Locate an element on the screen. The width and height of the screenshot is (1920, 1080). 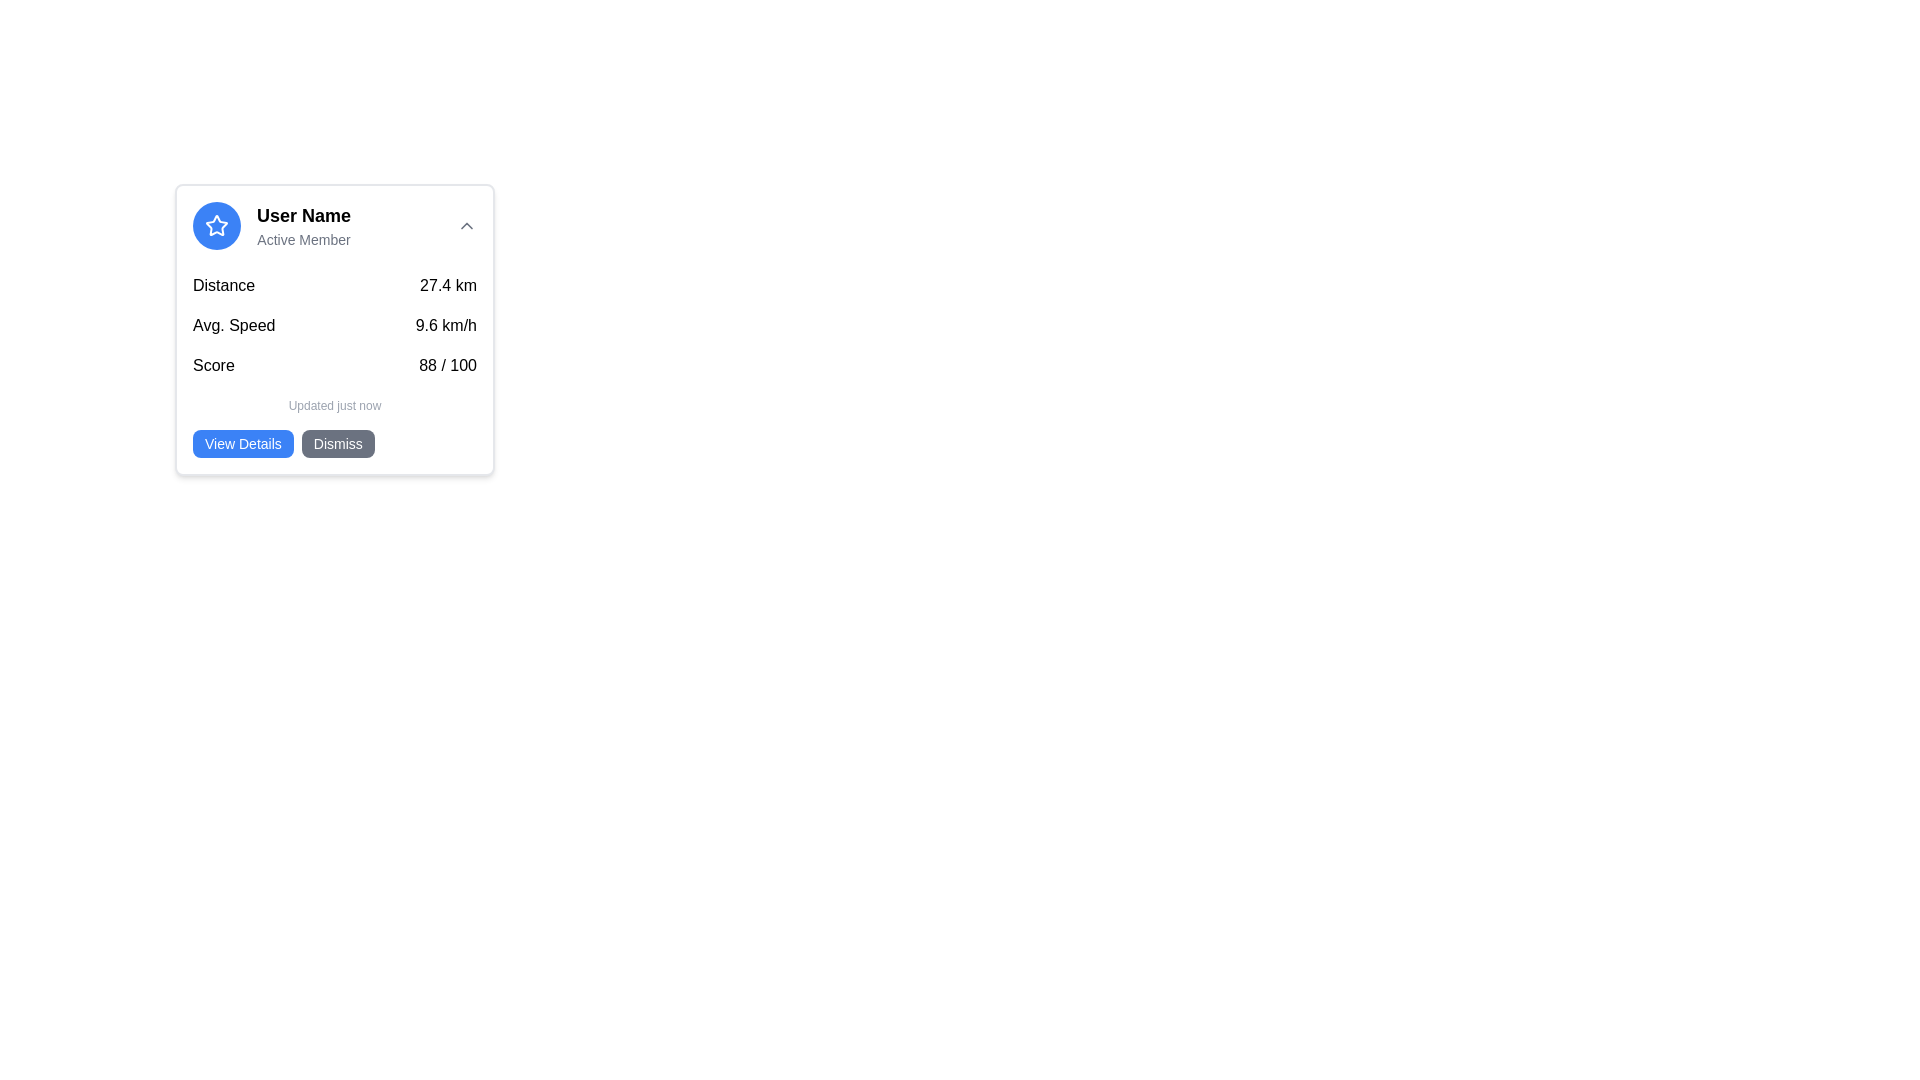
the text label that describes the score or rating, located in the lower section of the card-like component, positioned to the far left of the '88 / 100' text is located at coordinates (213, 366).